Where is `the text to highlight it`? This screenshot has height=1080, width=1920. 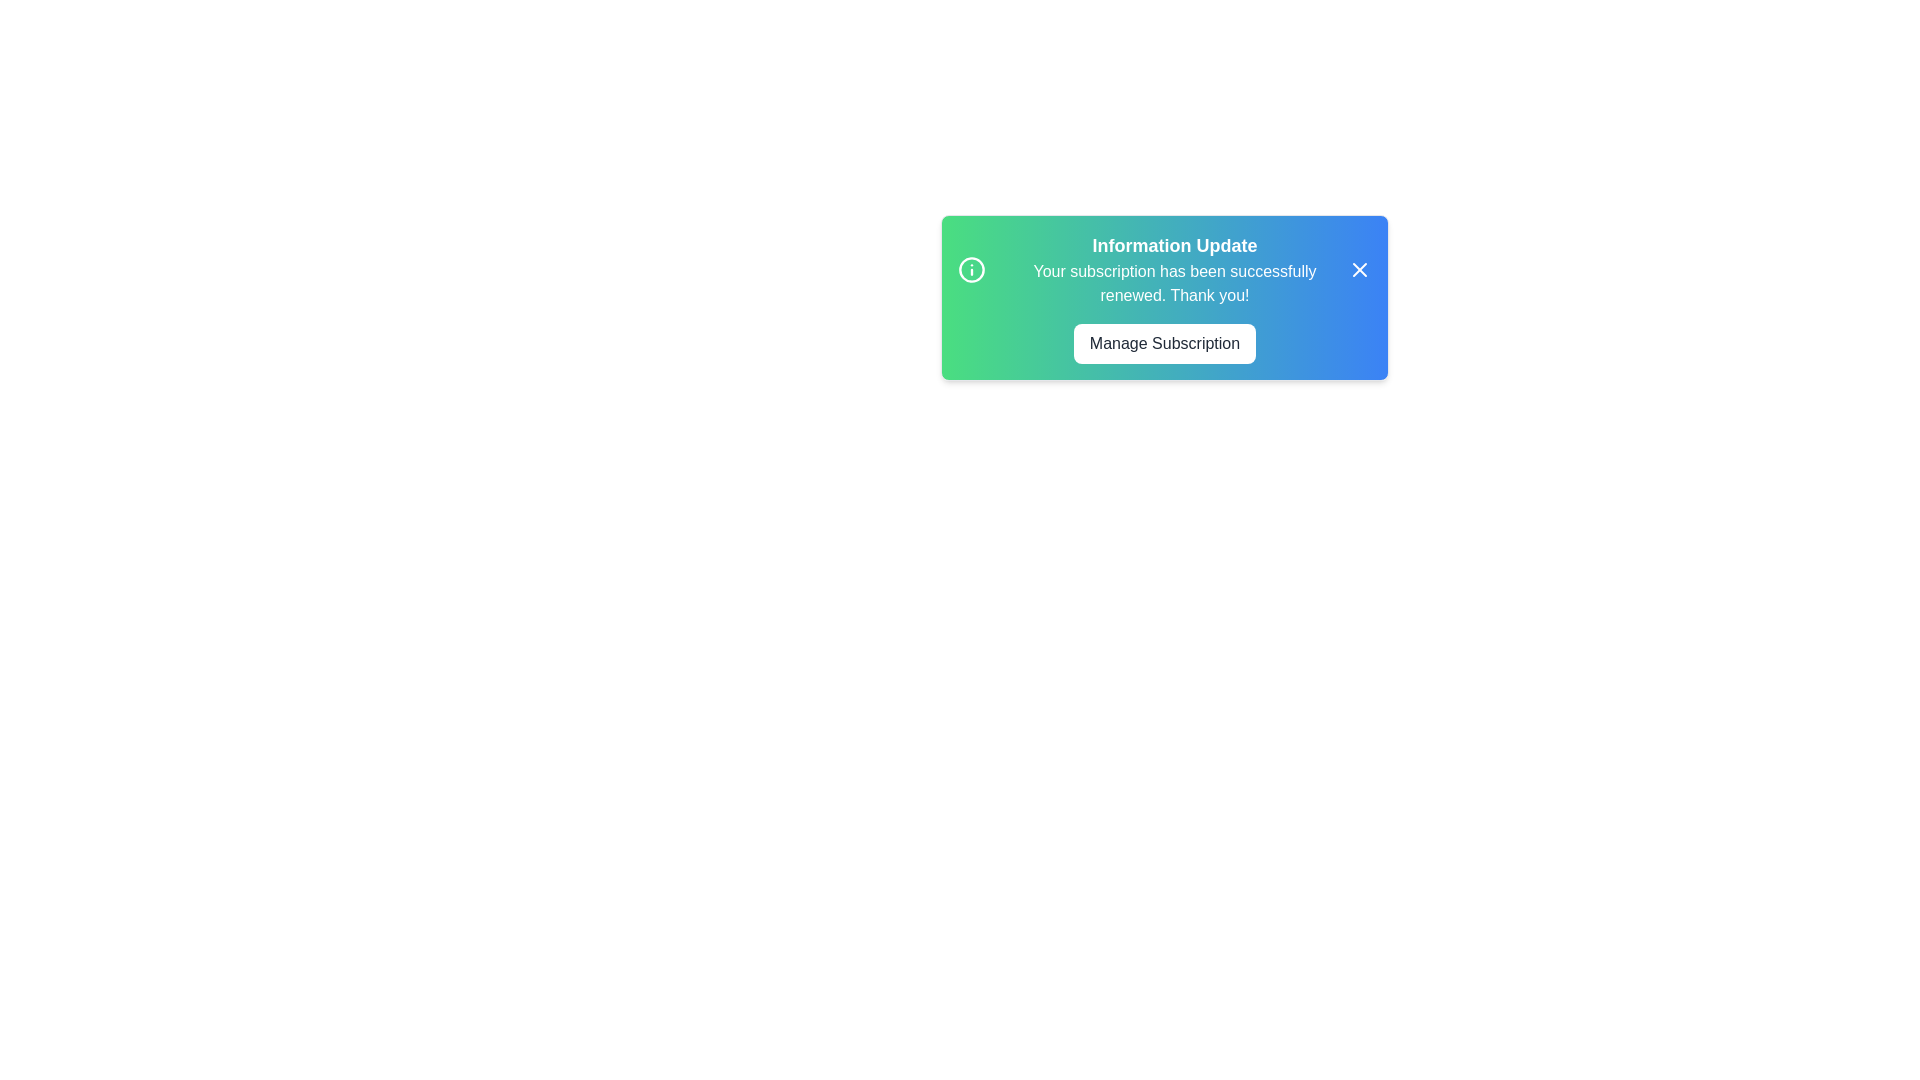
the text to highlight it is located at coordinates (1165, 270).